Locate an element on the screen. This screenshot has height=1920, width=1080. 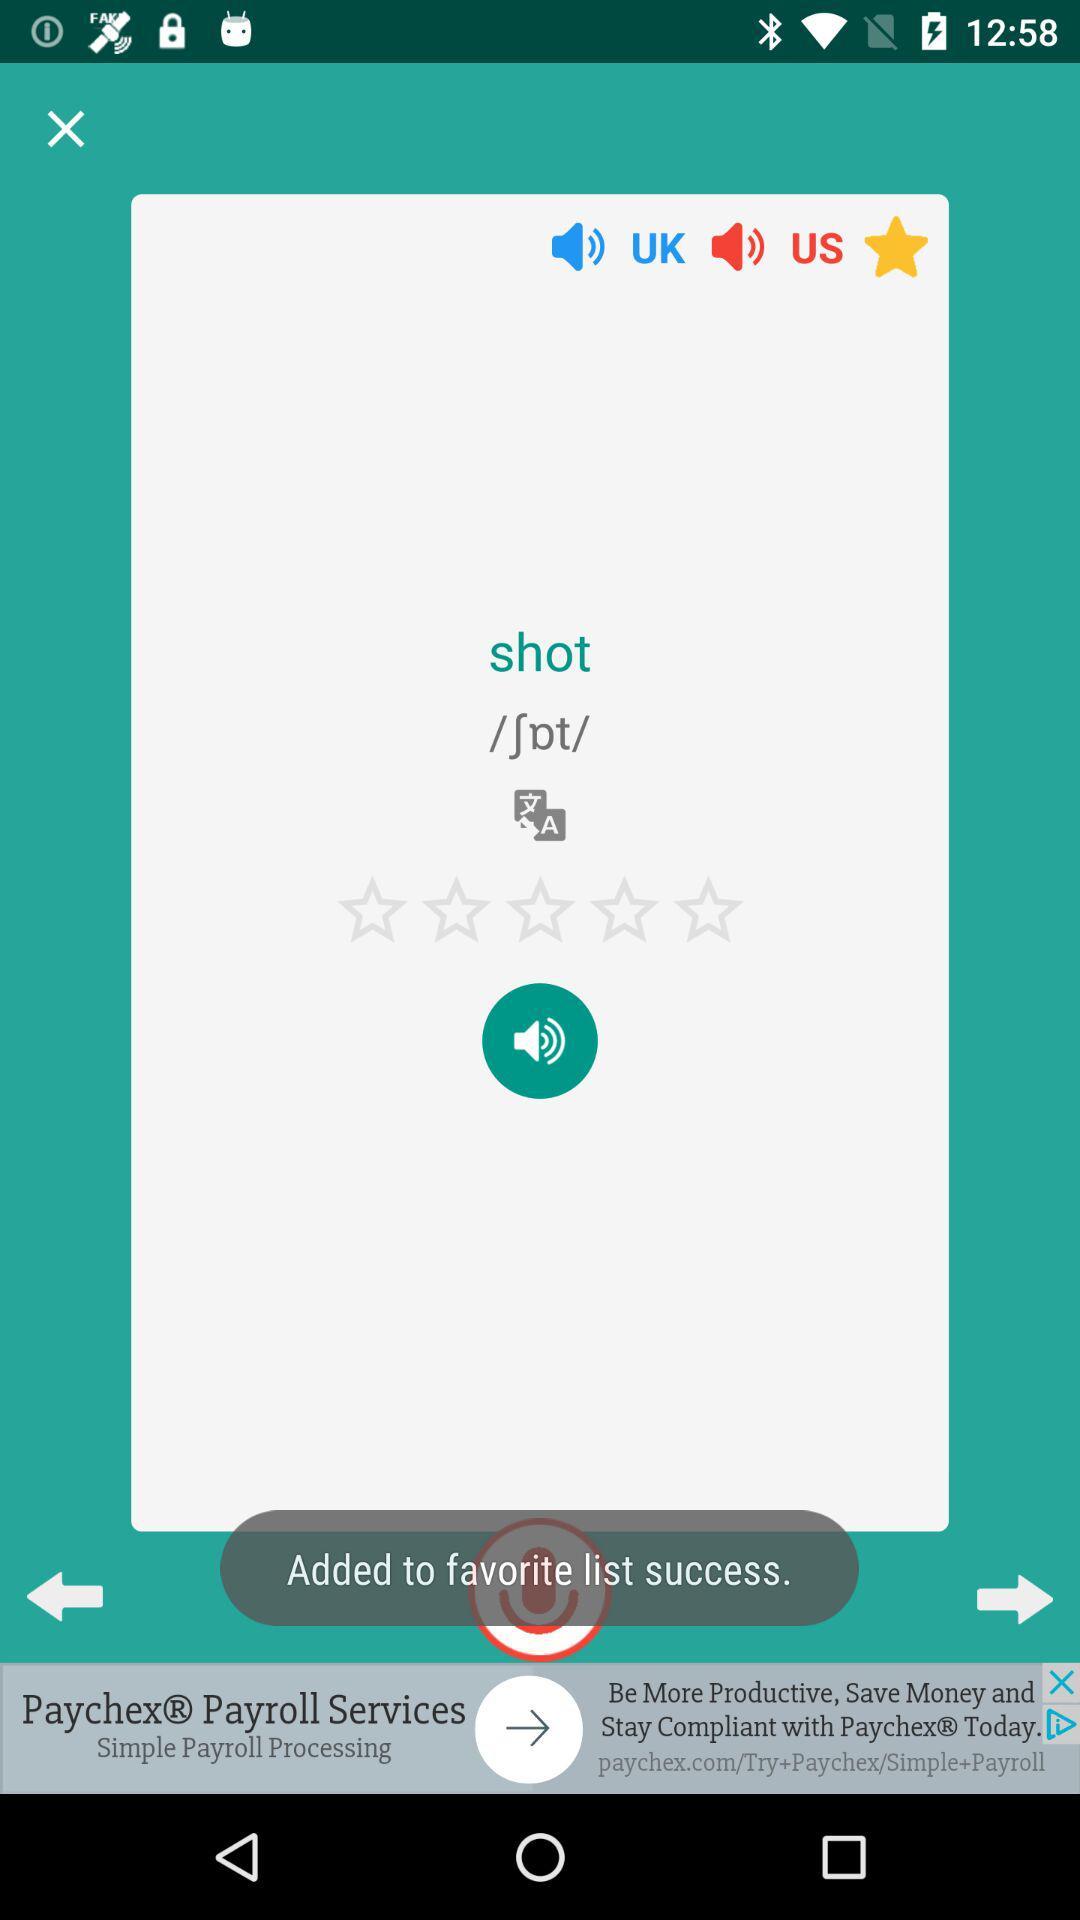
the star icon is located at coordinates (895, 245).